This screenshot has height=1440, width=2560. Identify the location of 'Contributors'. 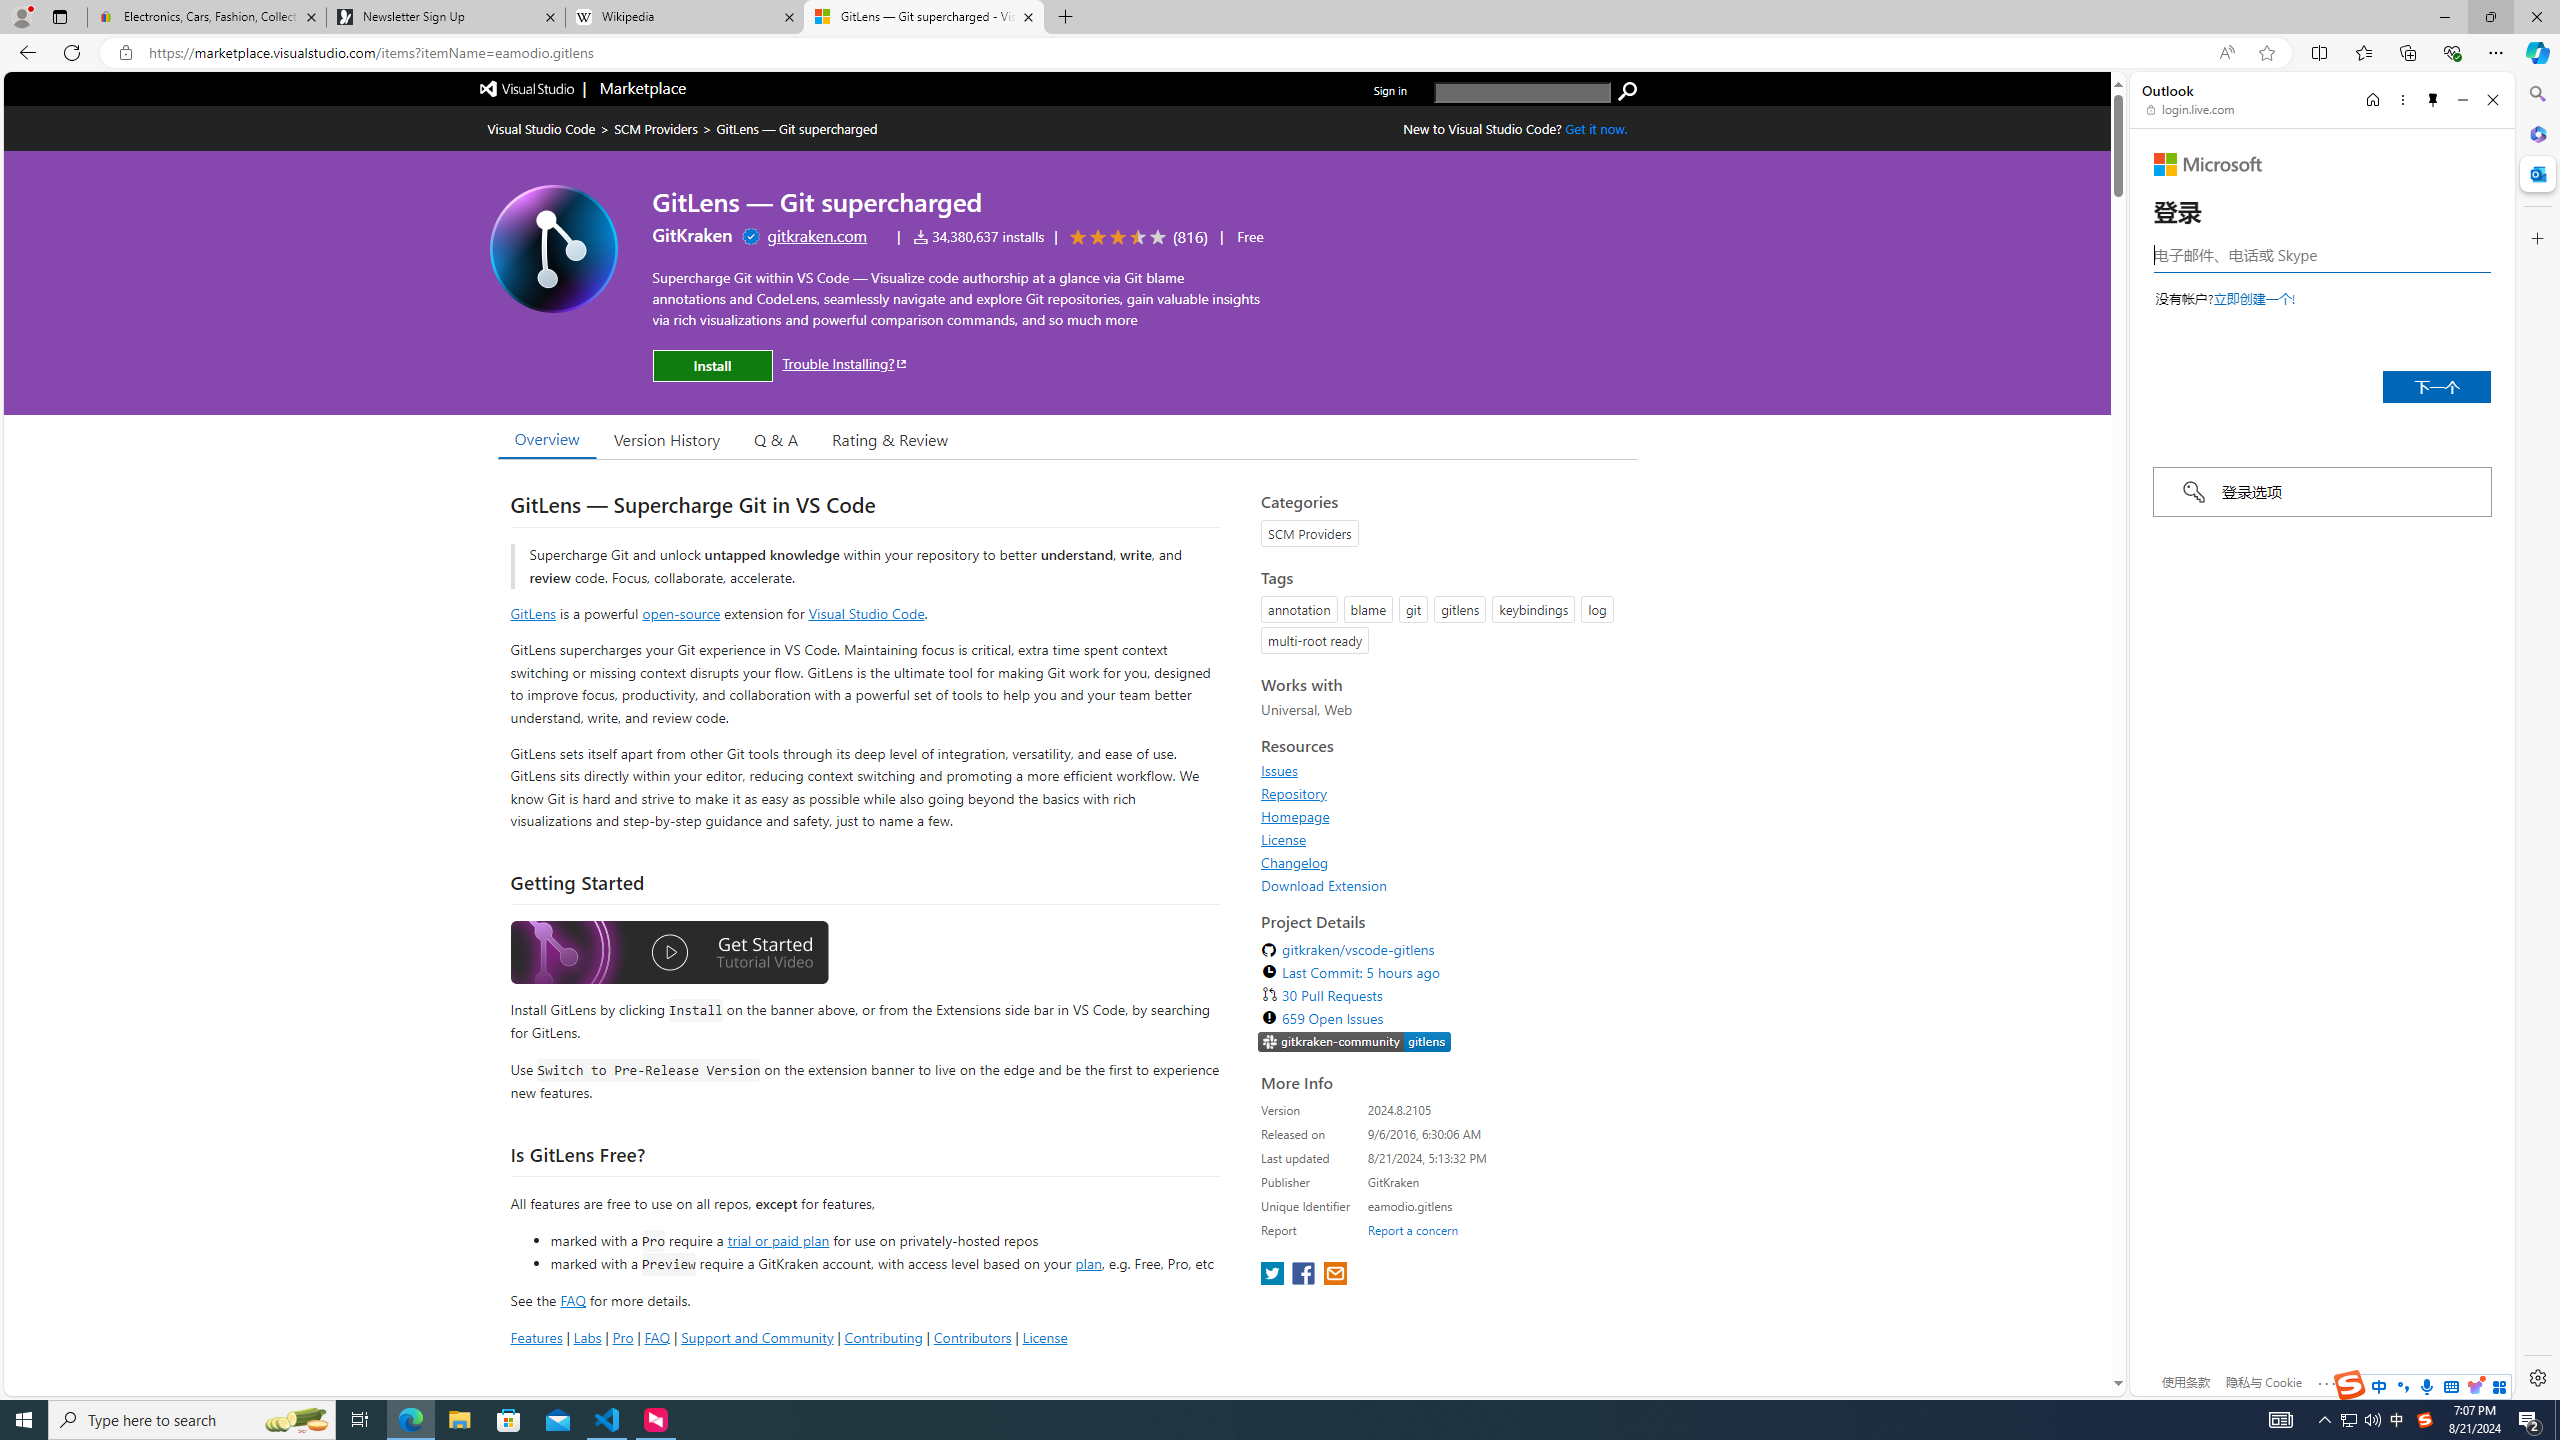
(970, 1336).